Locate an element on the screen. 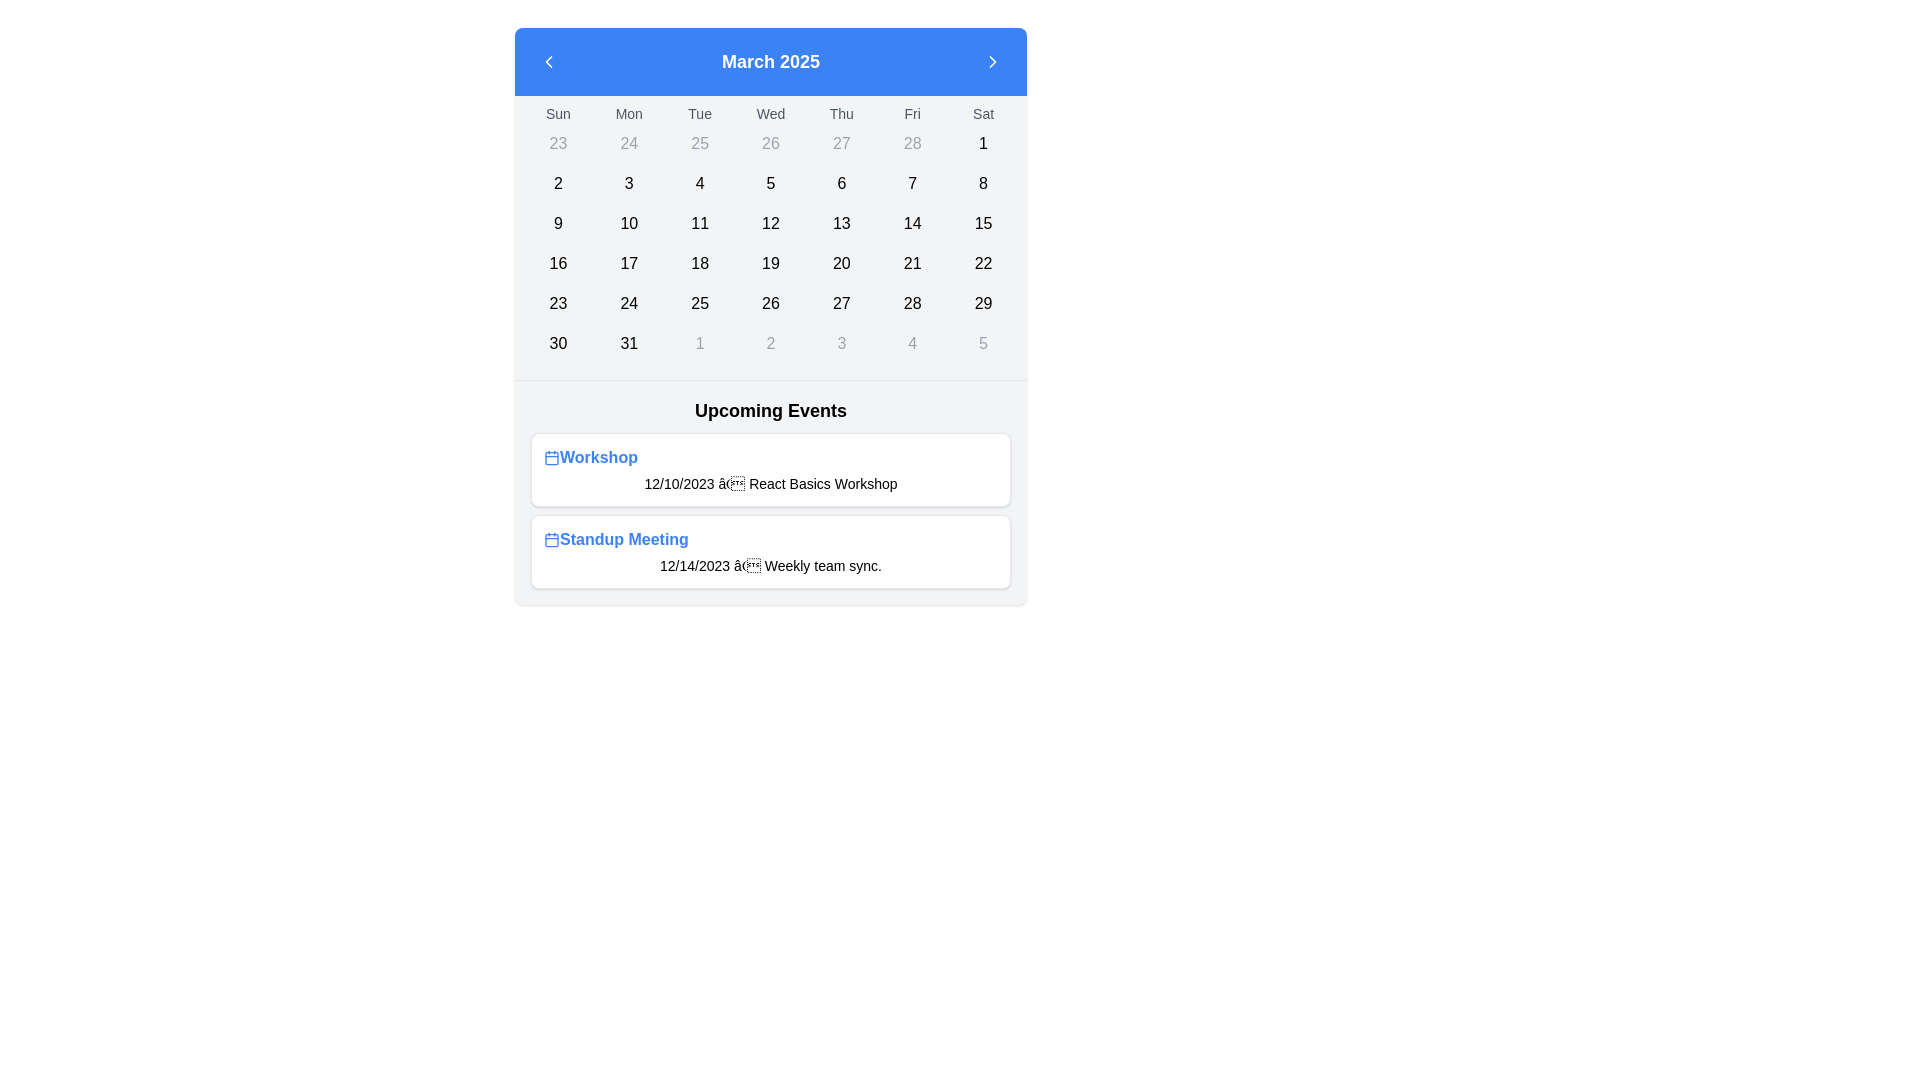 The height and width of the screenshot is (1080, 1920). the button representing the date '11' in the March 2025 calendar is located at coordinates (700, 223).